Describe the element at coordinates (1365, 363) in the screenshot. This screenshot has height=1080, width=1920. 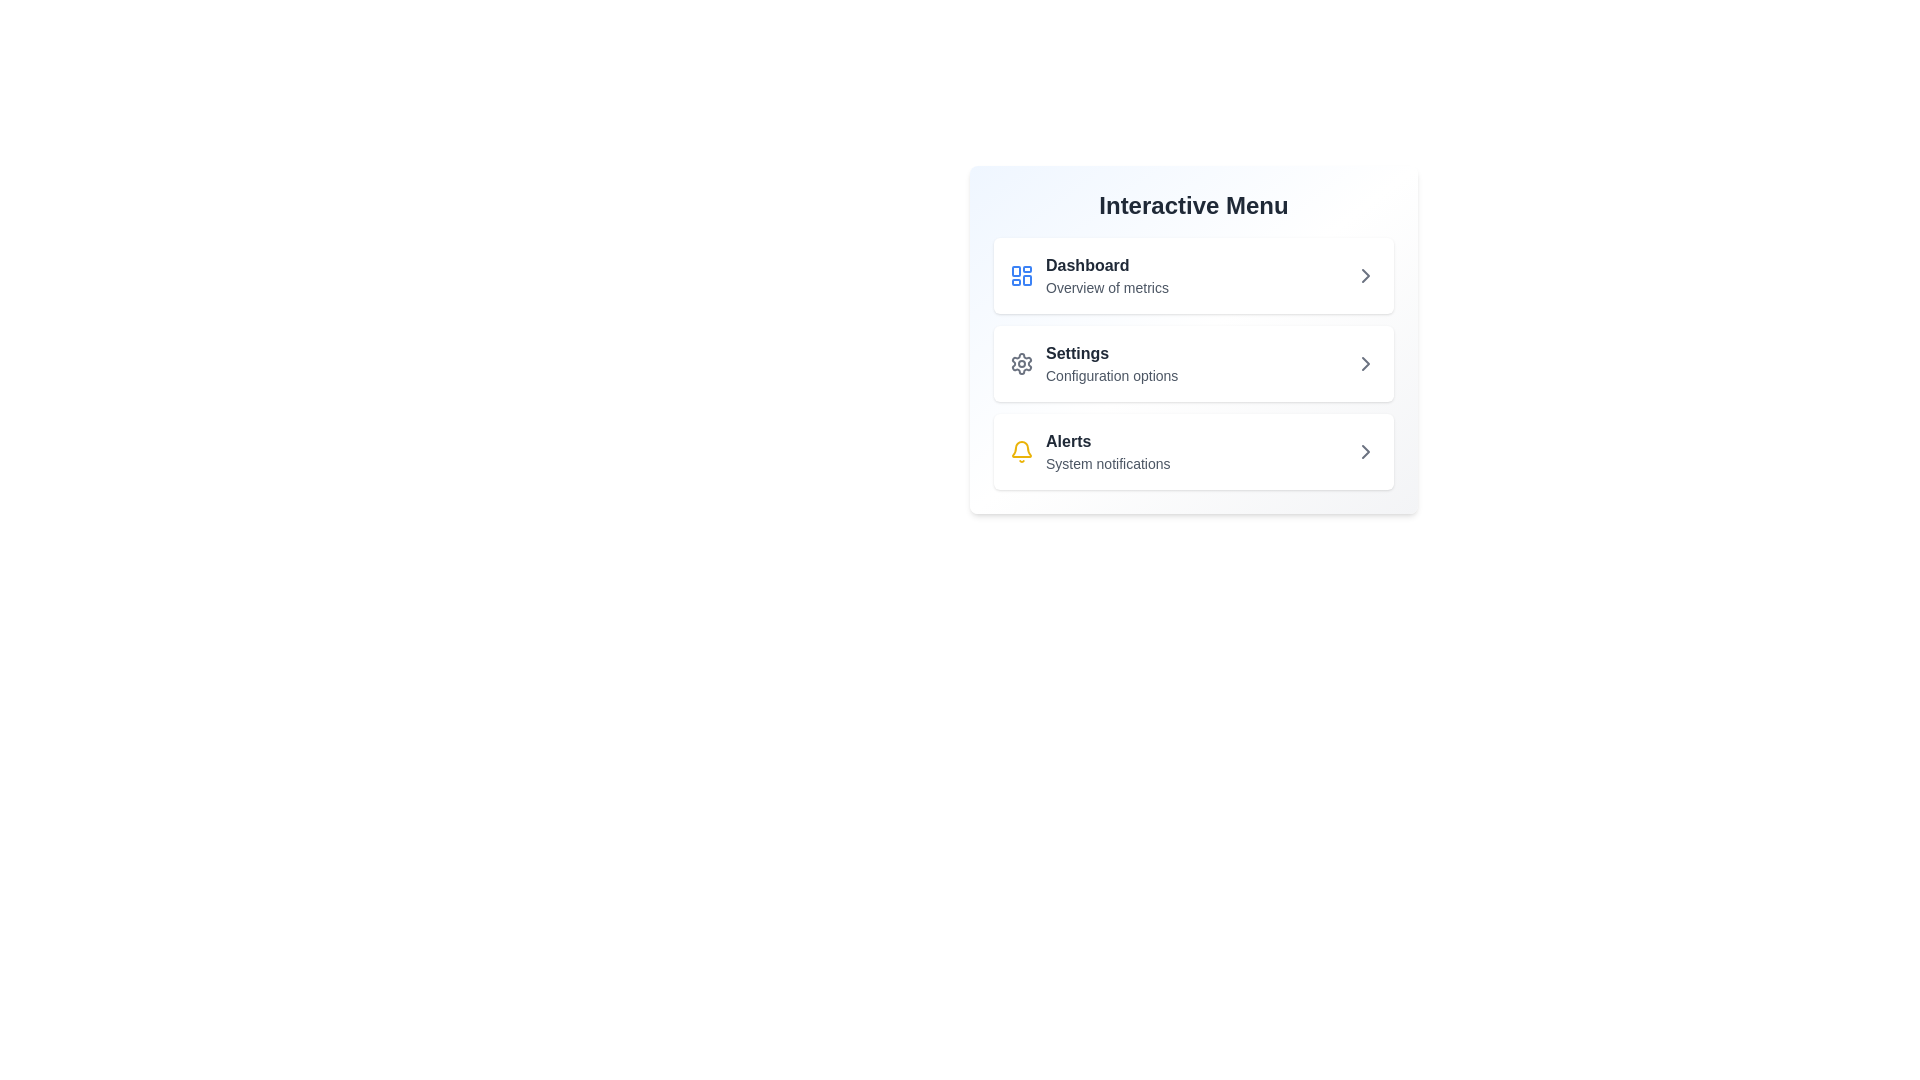
I see `the right-pointing gray chevron icon located at the far right of the second row in the 'Interactive Menu' panel, following the text 'Settings' and 'Configuration options'` at that location.